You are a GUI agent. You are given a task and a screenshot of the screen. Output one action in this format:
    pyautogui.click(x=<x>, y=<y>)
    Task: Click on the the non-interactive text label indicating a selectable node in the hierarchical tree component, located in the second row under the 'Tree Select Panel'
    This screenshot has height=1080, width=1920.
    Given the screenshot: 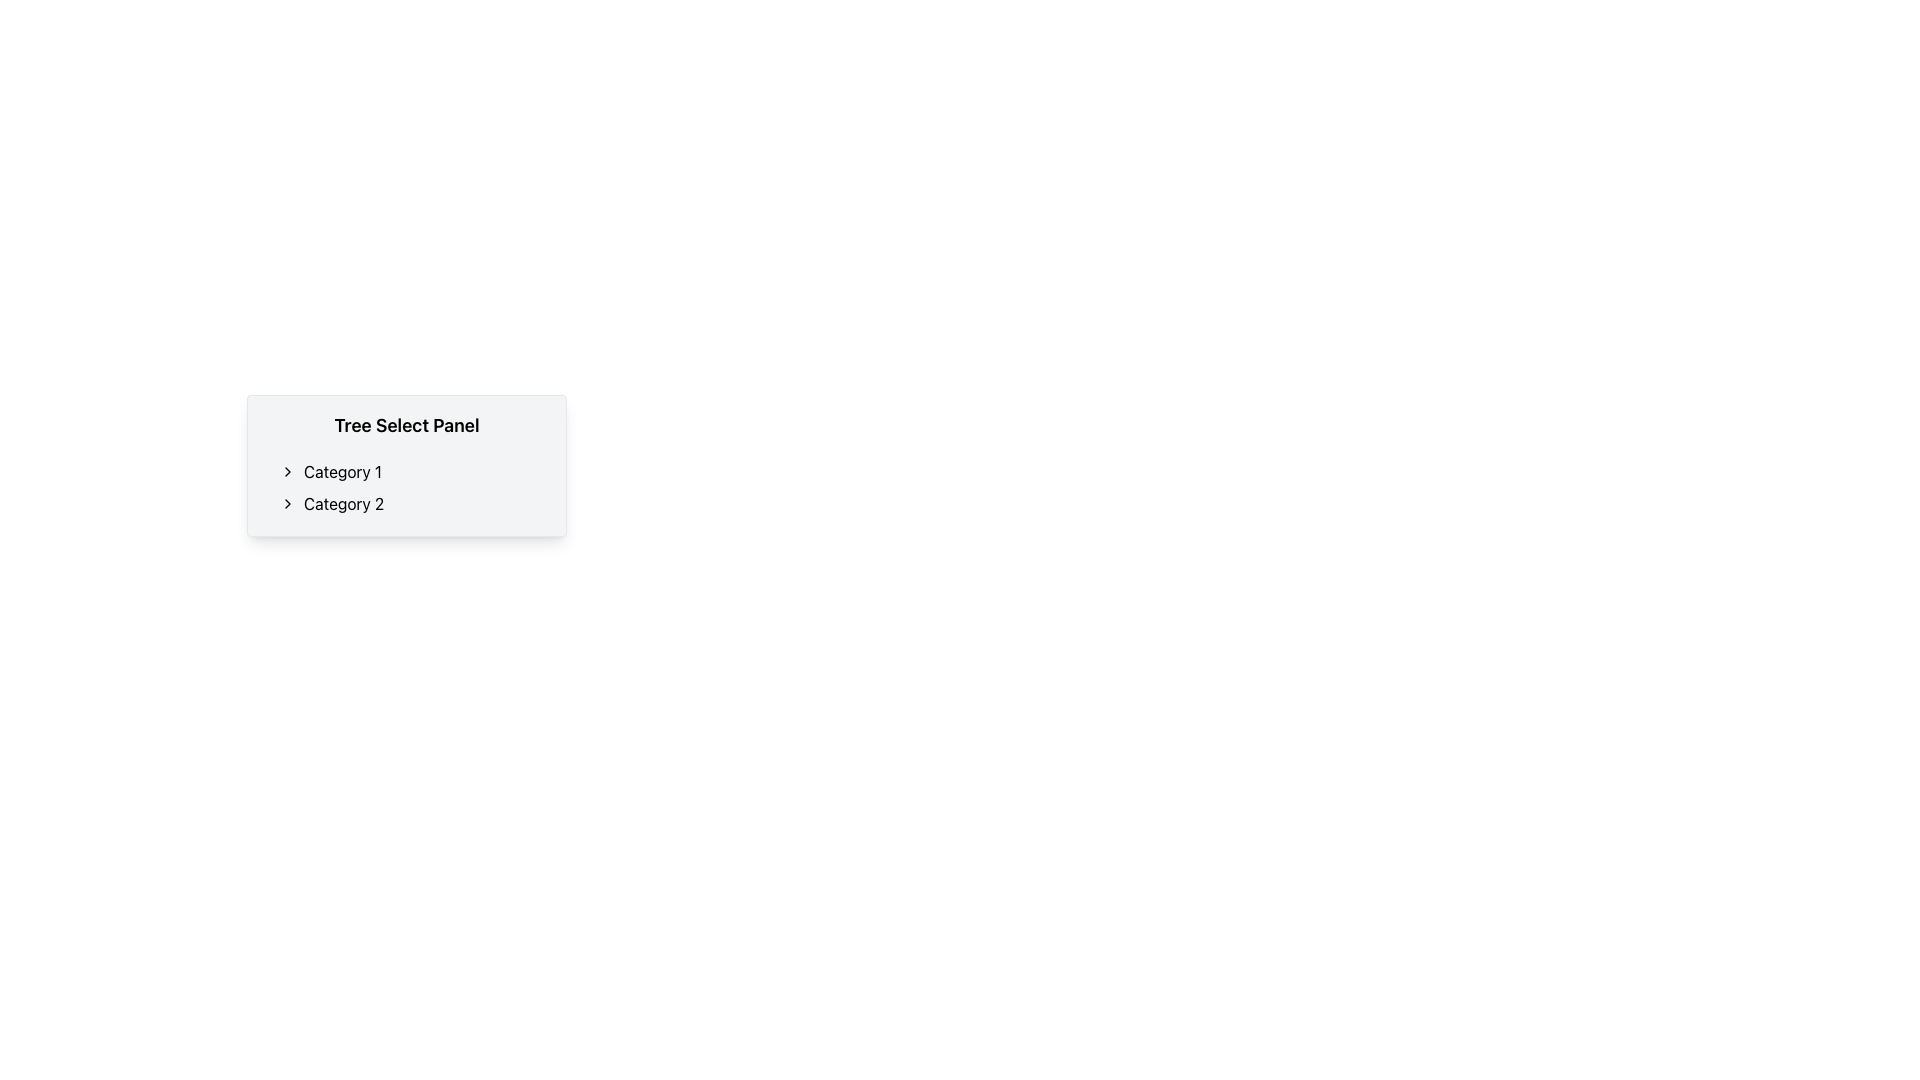 What is the action you would take?
    pyautogui.click(x=344, y=503)
    